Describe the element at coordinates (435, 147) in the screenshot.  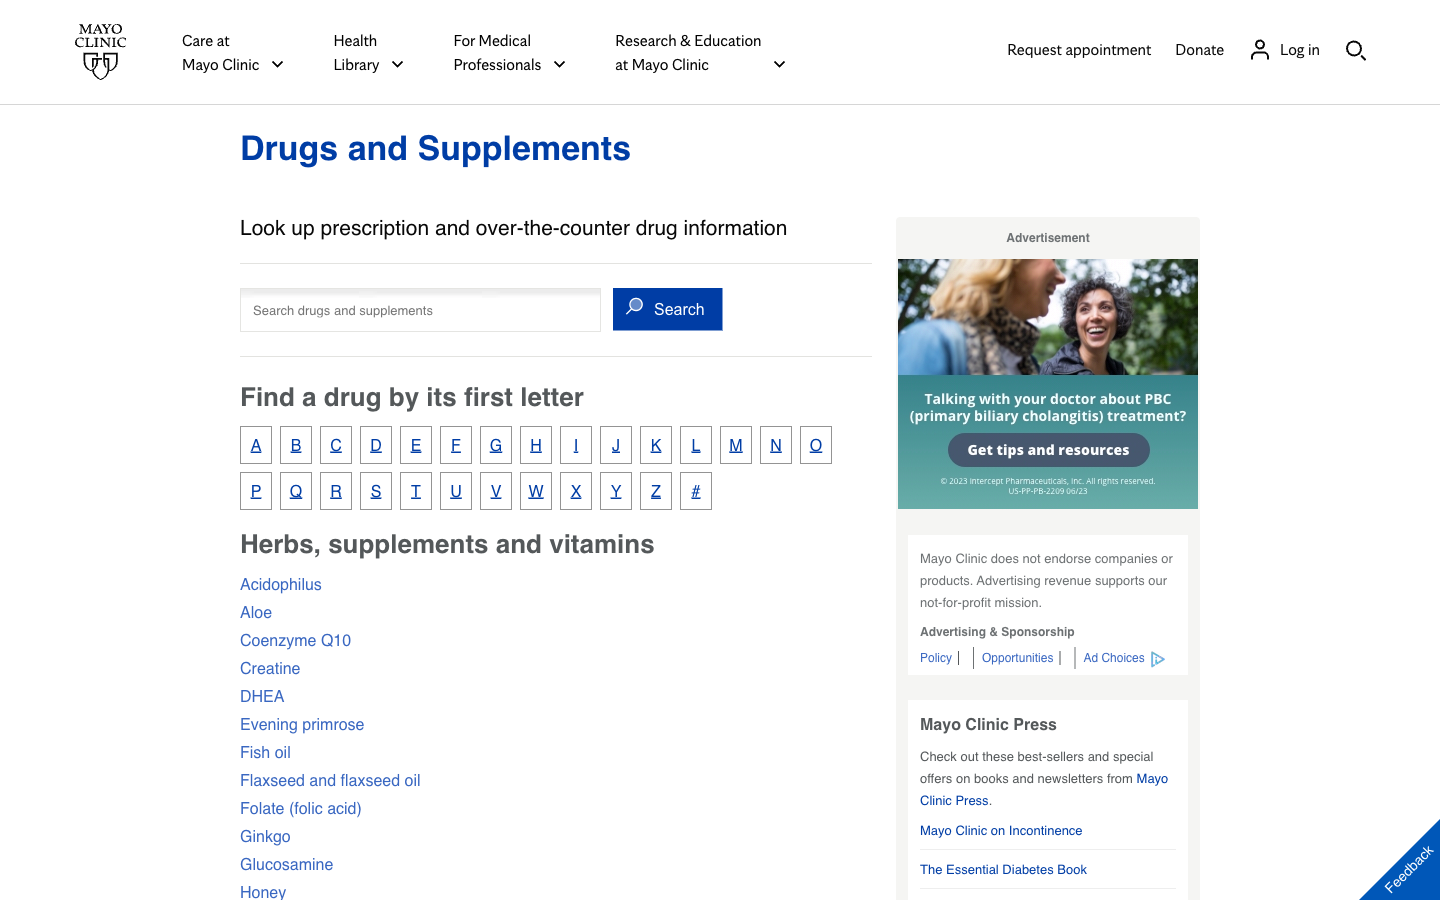
I see `Update the page by carrying out a refresh without typing anything` at that location.